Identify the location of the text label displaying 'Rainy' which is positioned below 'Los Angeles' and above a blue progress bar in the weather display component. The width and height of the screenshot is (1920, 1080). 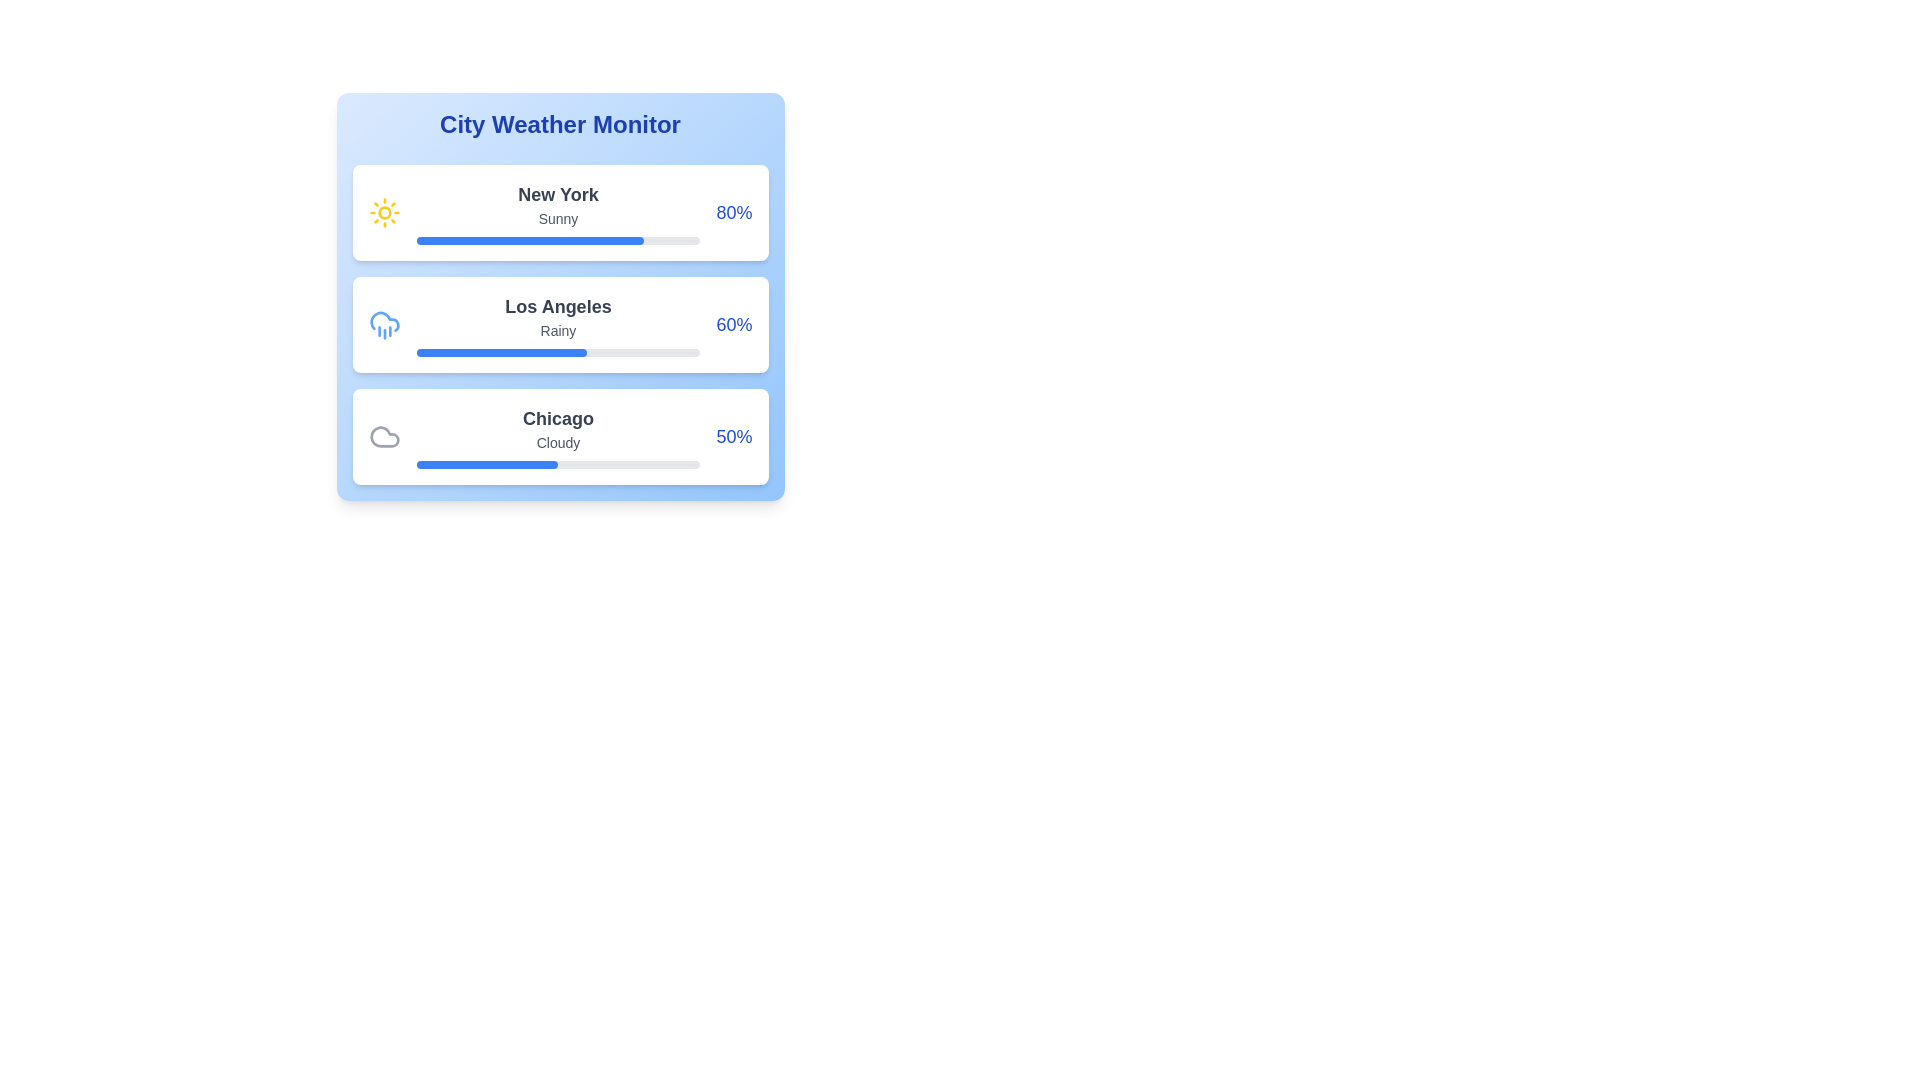
(558, 330).